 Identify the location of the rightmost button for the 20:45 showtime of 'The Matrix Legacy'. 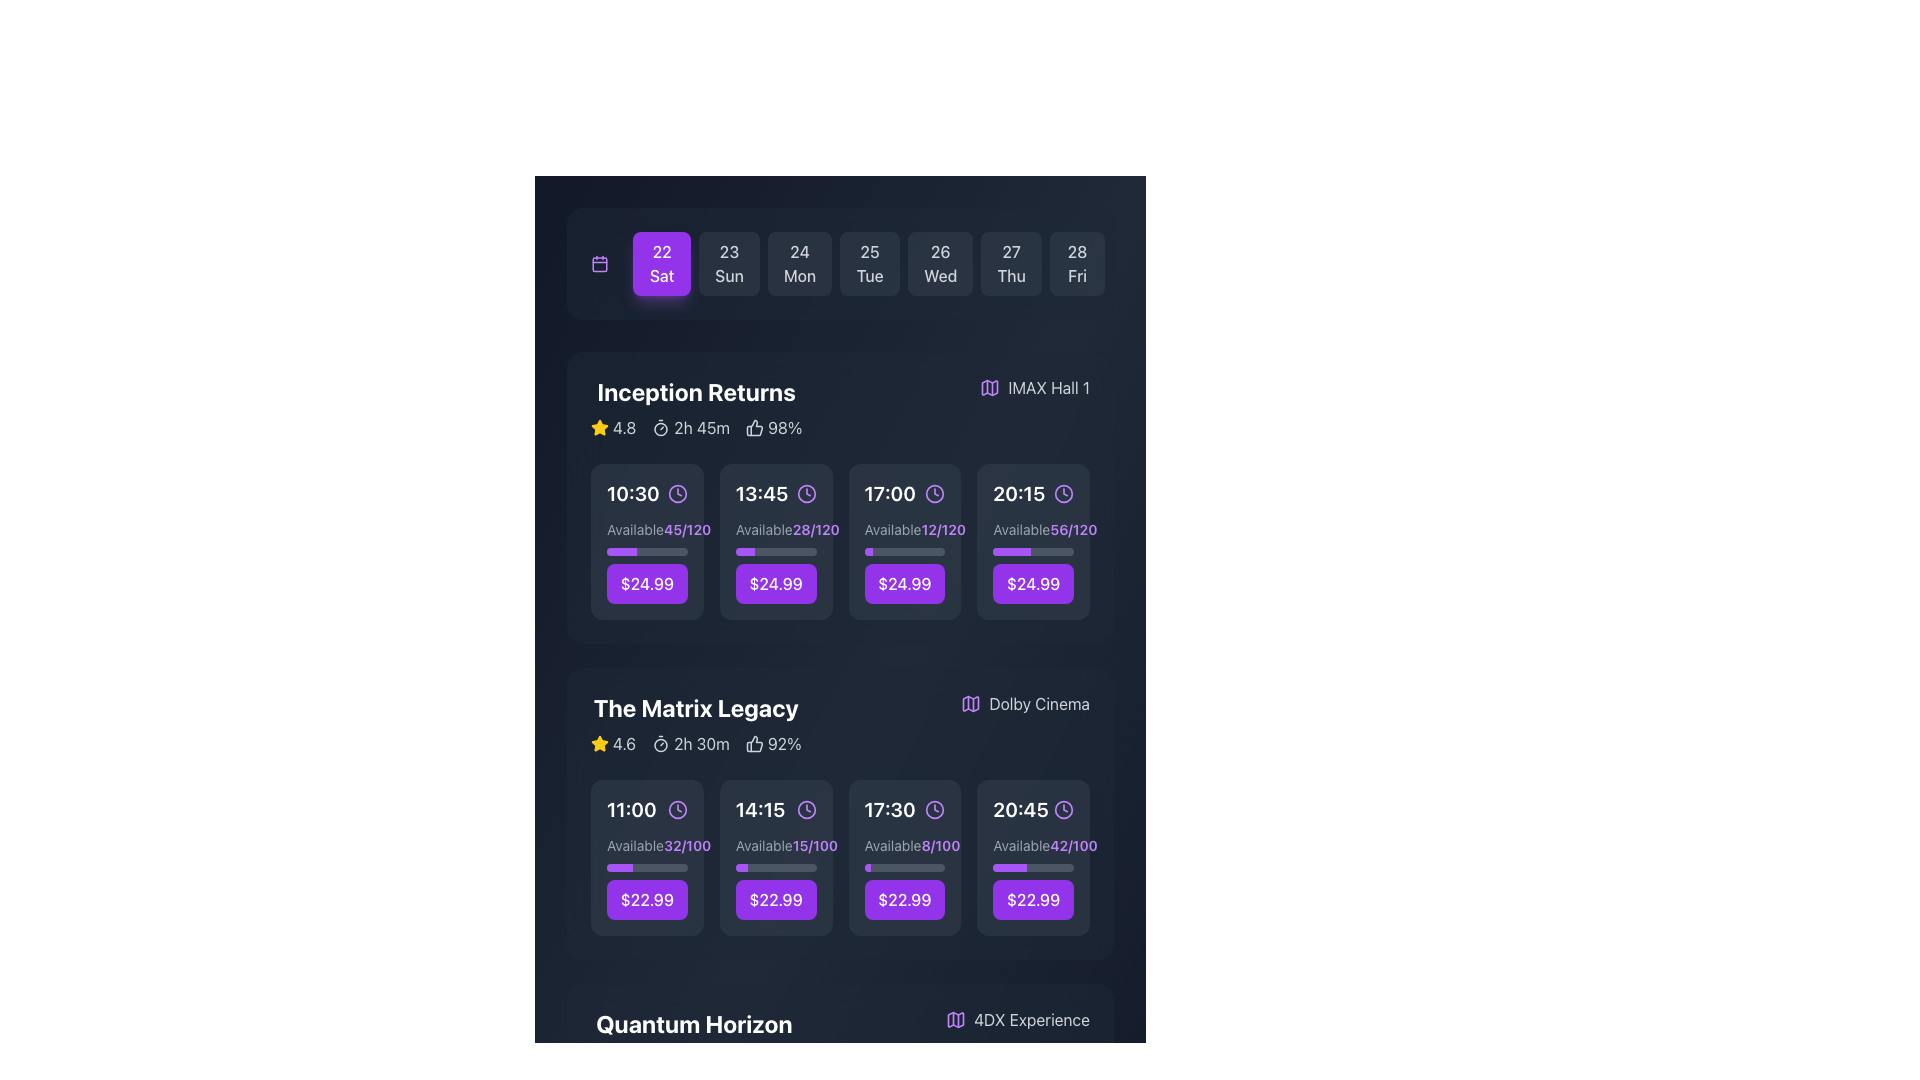
(1033, 898).